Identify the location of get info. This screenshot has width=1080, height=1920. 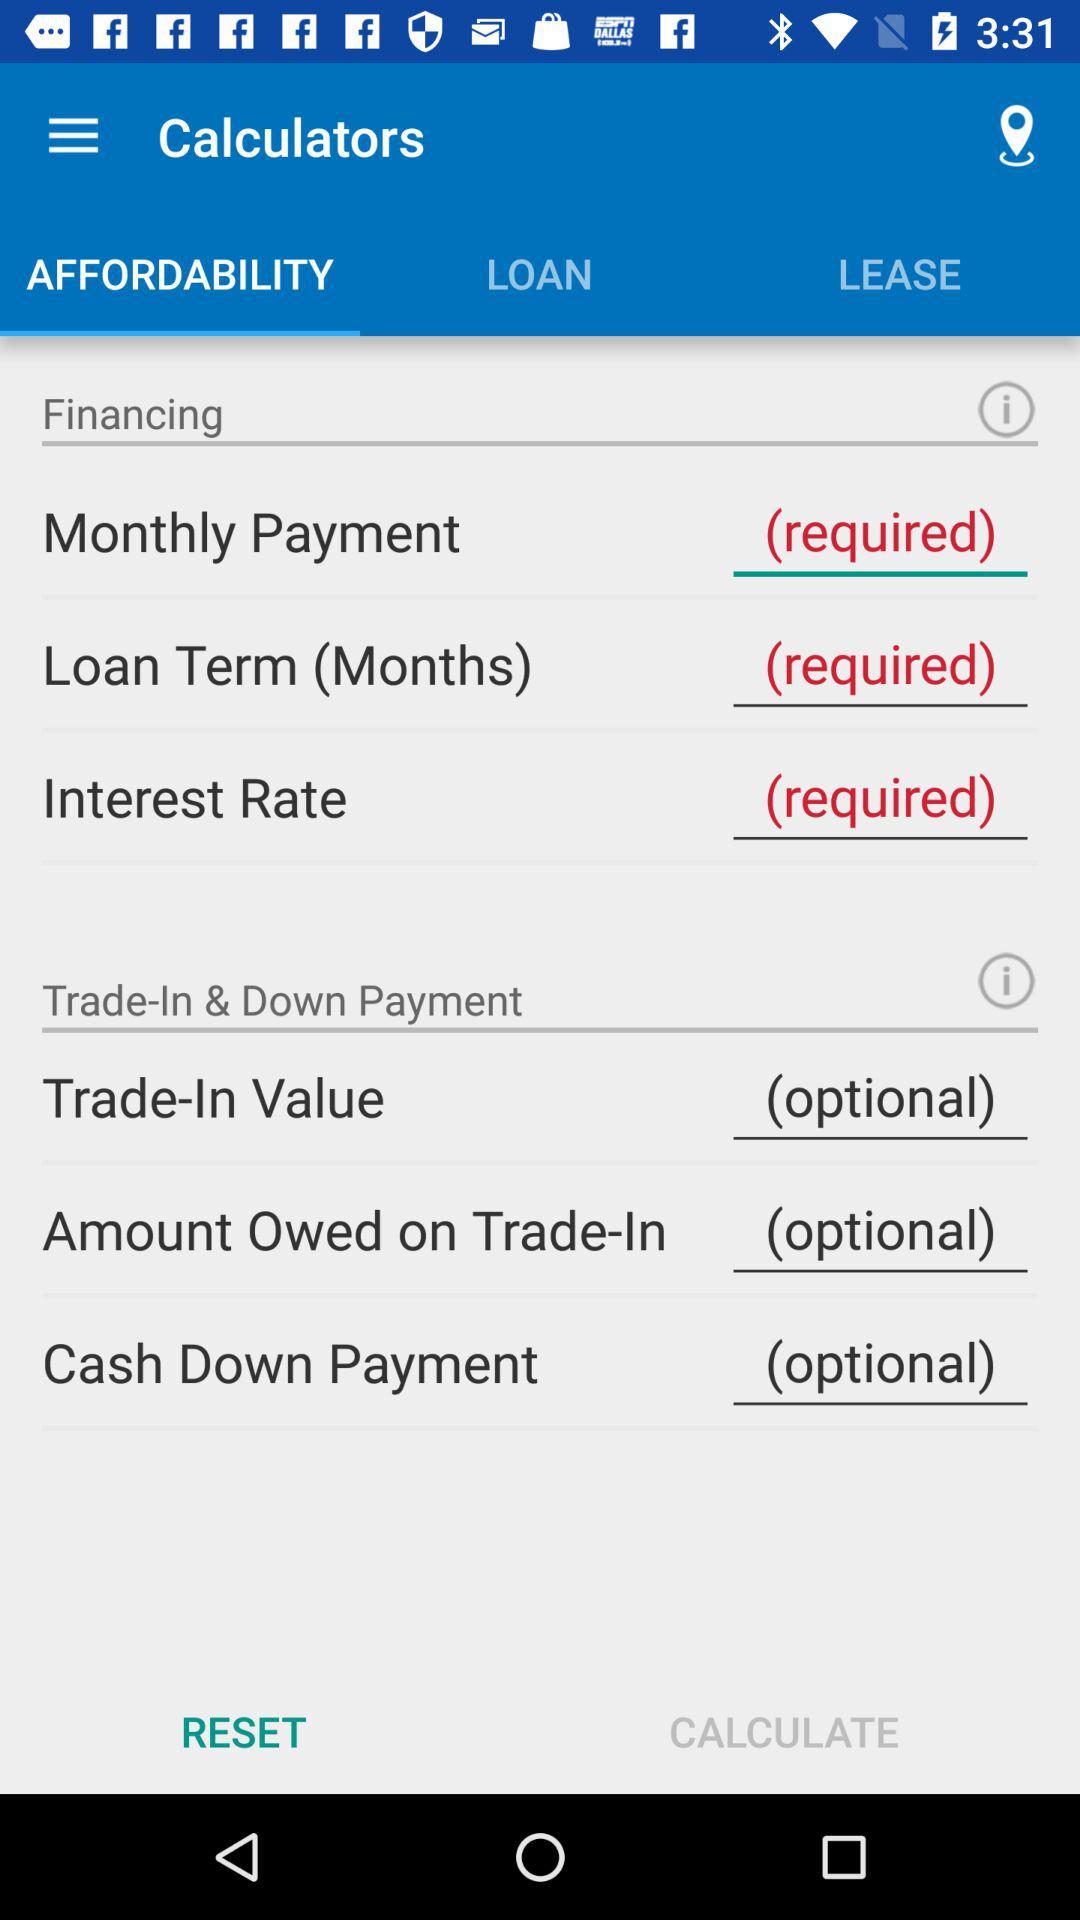
(1006, 408).